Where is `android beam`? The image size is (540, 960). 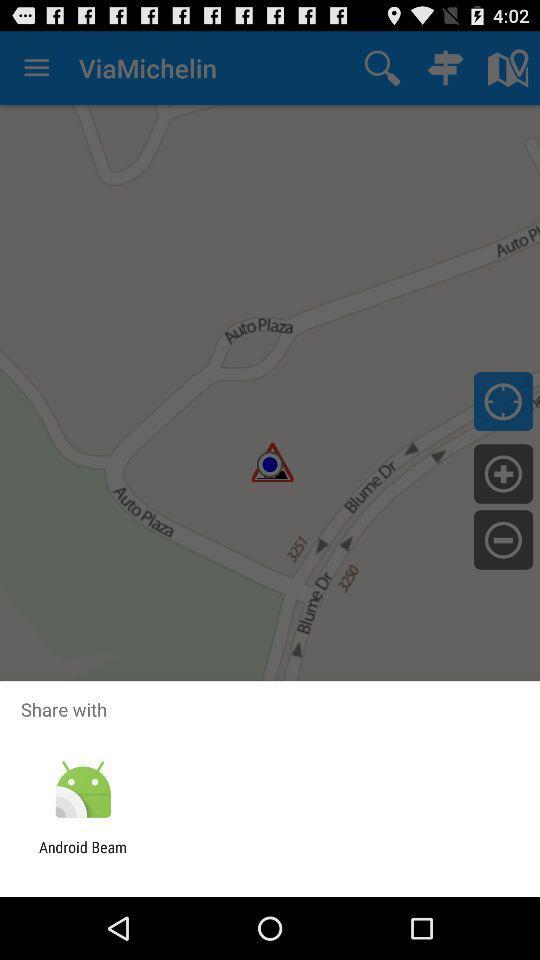
android beam is located at coordinates (82, 855).